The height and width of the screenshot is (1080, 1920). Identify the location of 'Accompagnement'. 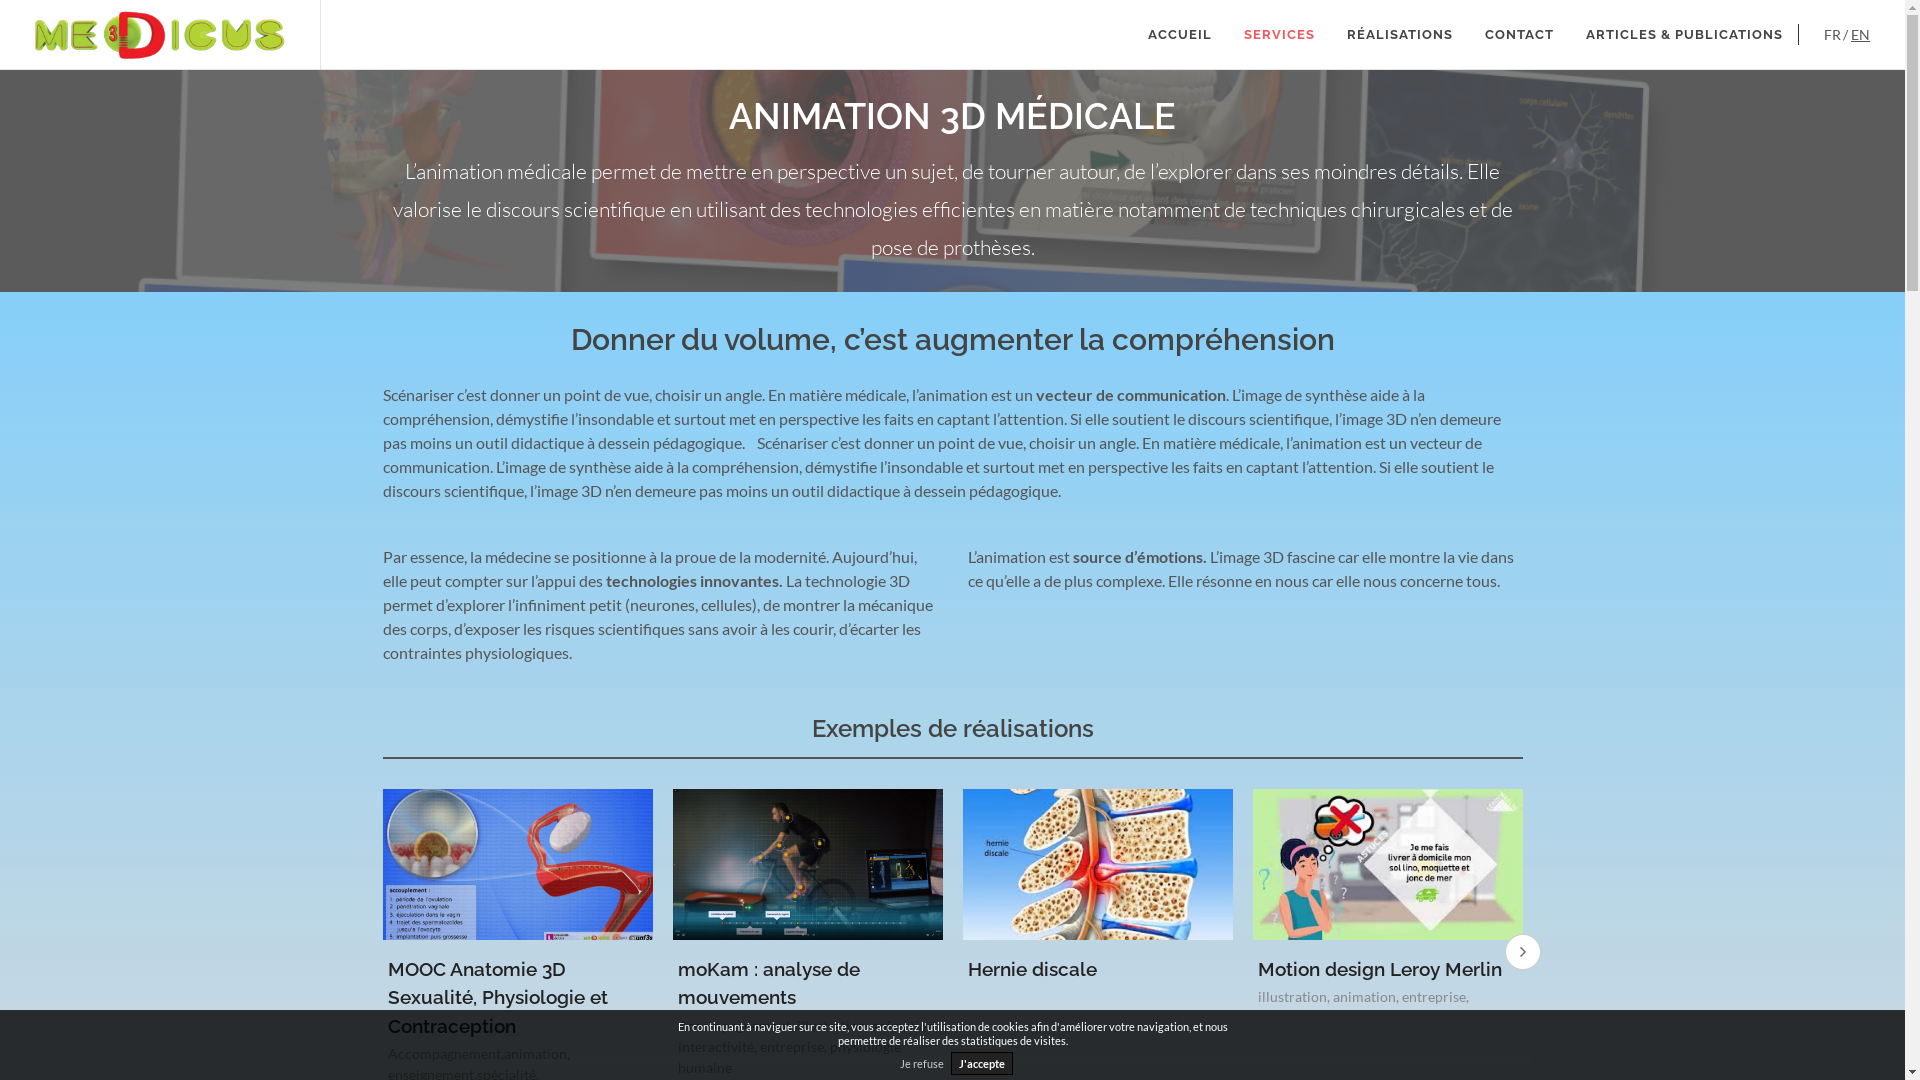
(443, 1052).